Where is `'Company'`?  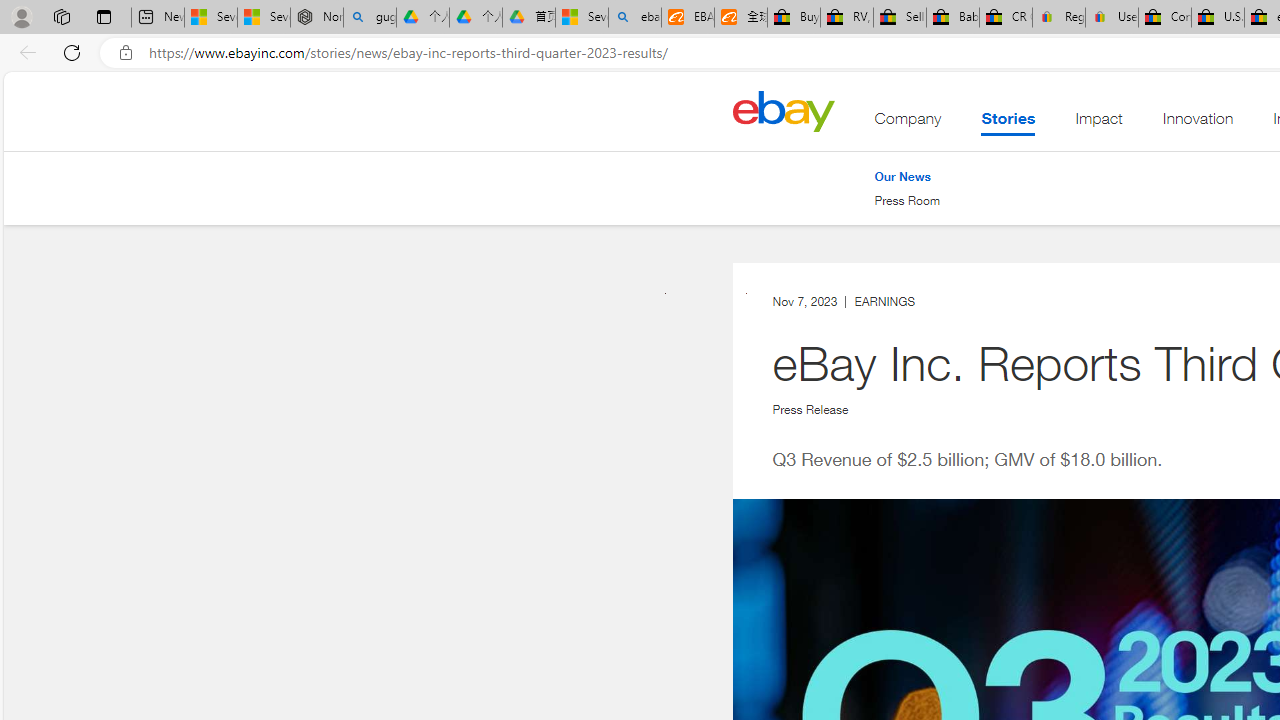
'Company' is located at coordinates (907, 123).